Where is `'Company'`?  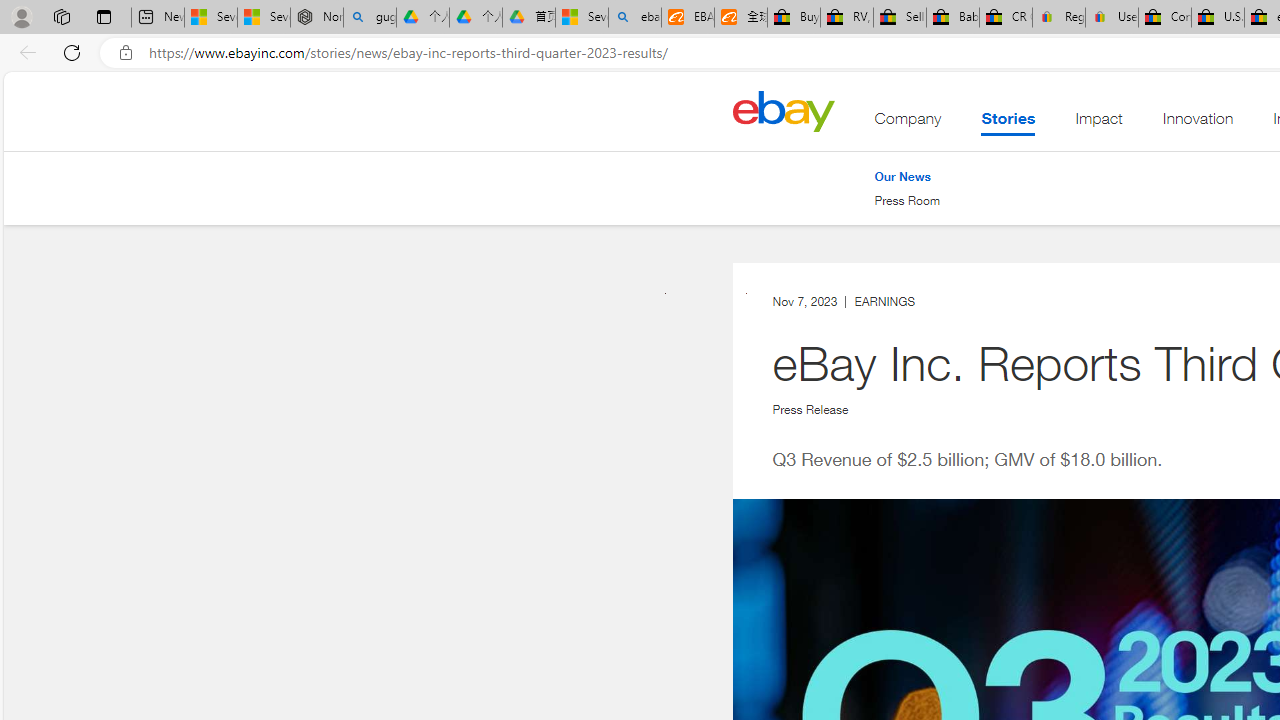
'Company' is located at coordinates (907, 123).